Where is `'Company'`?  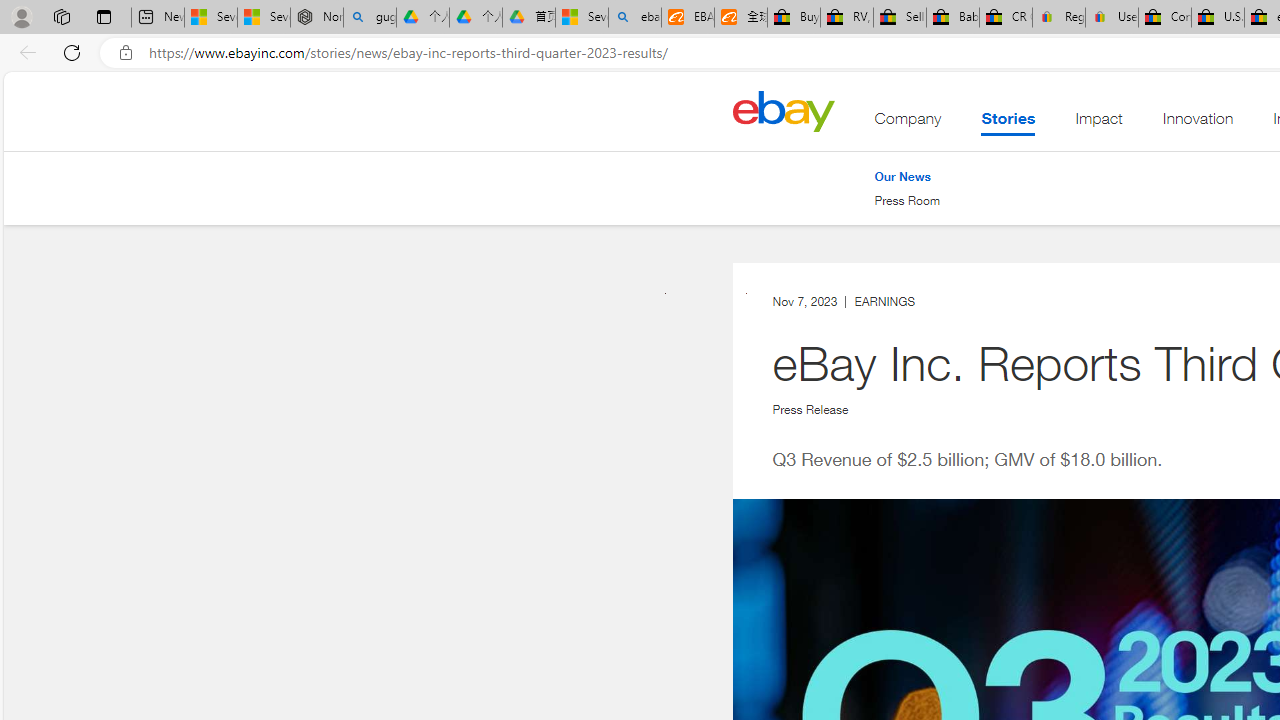
'Company' is located at coordinates (907, 123).